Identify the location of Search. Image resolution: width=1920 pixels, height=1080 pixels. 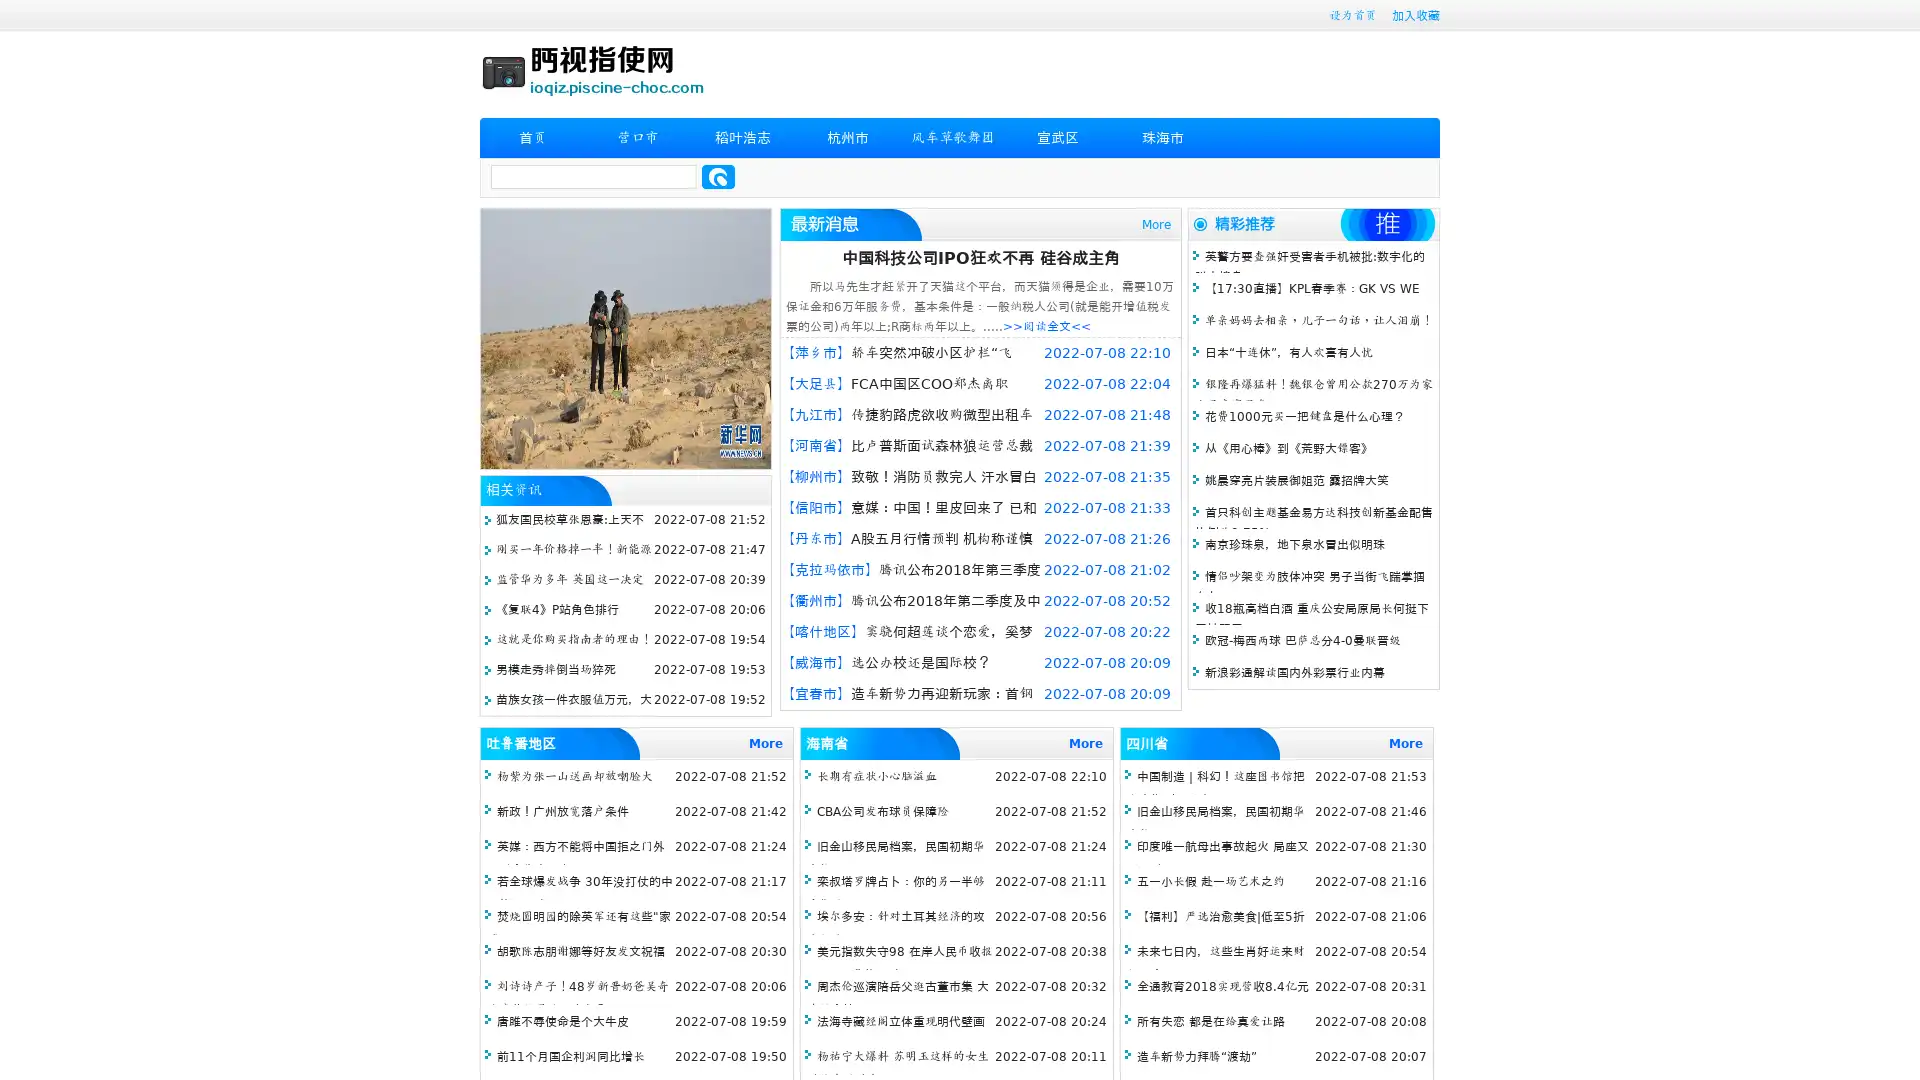
(718, 176).